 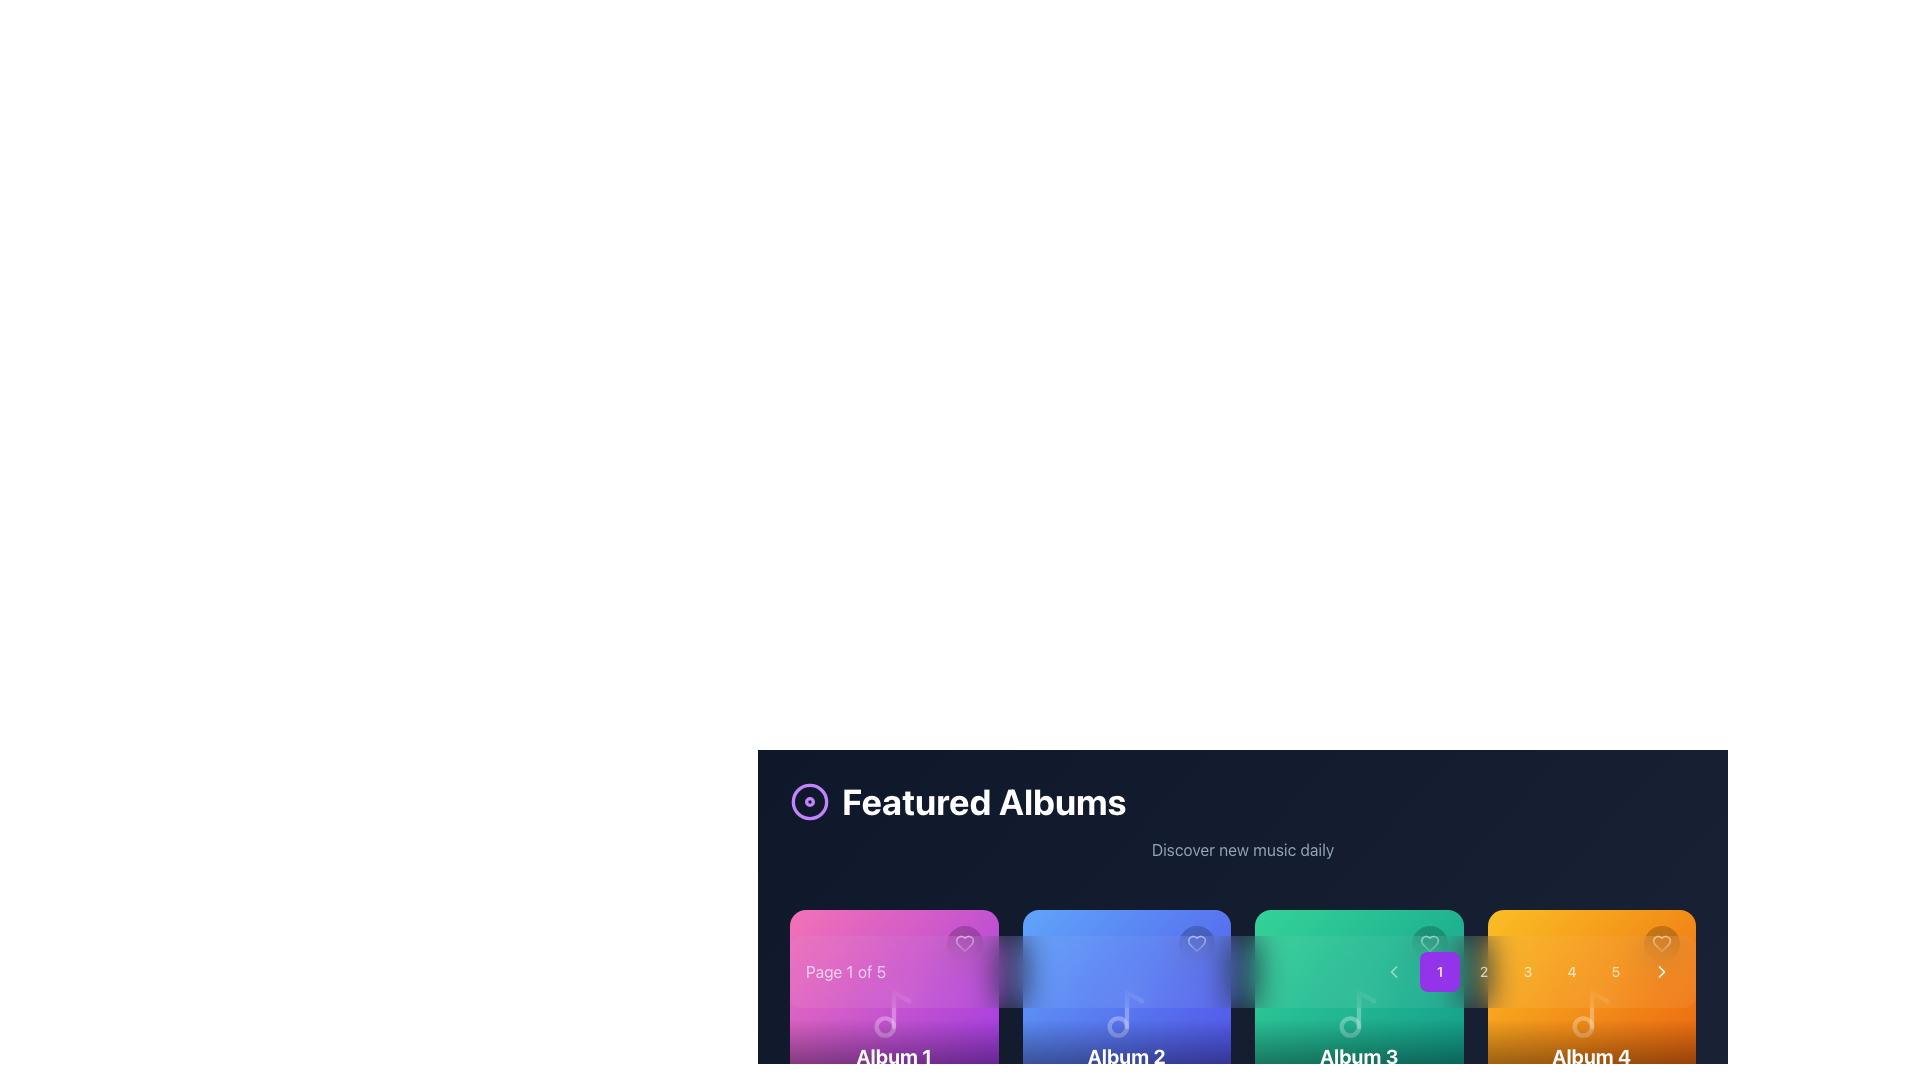 What do you see at coordinates (1126, 1014) in the screenshot?
I see `the appearance of the decorative music icon located in the center-bottom portion of the 'Album 2' card, which is the second card from the left in the carousel of album cards` at bounding box center [1126, 1014].